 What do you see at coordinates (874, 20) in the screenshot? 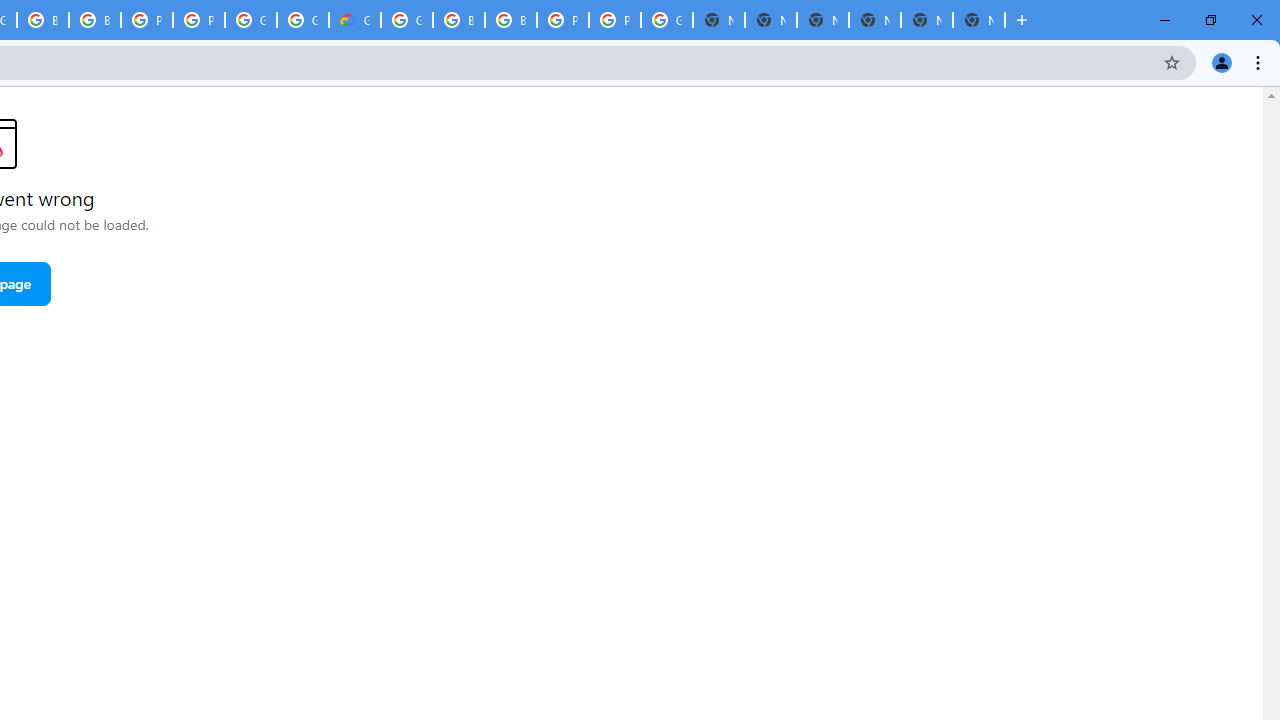
I see `'New Tab'` at bounding box center [874, 20].